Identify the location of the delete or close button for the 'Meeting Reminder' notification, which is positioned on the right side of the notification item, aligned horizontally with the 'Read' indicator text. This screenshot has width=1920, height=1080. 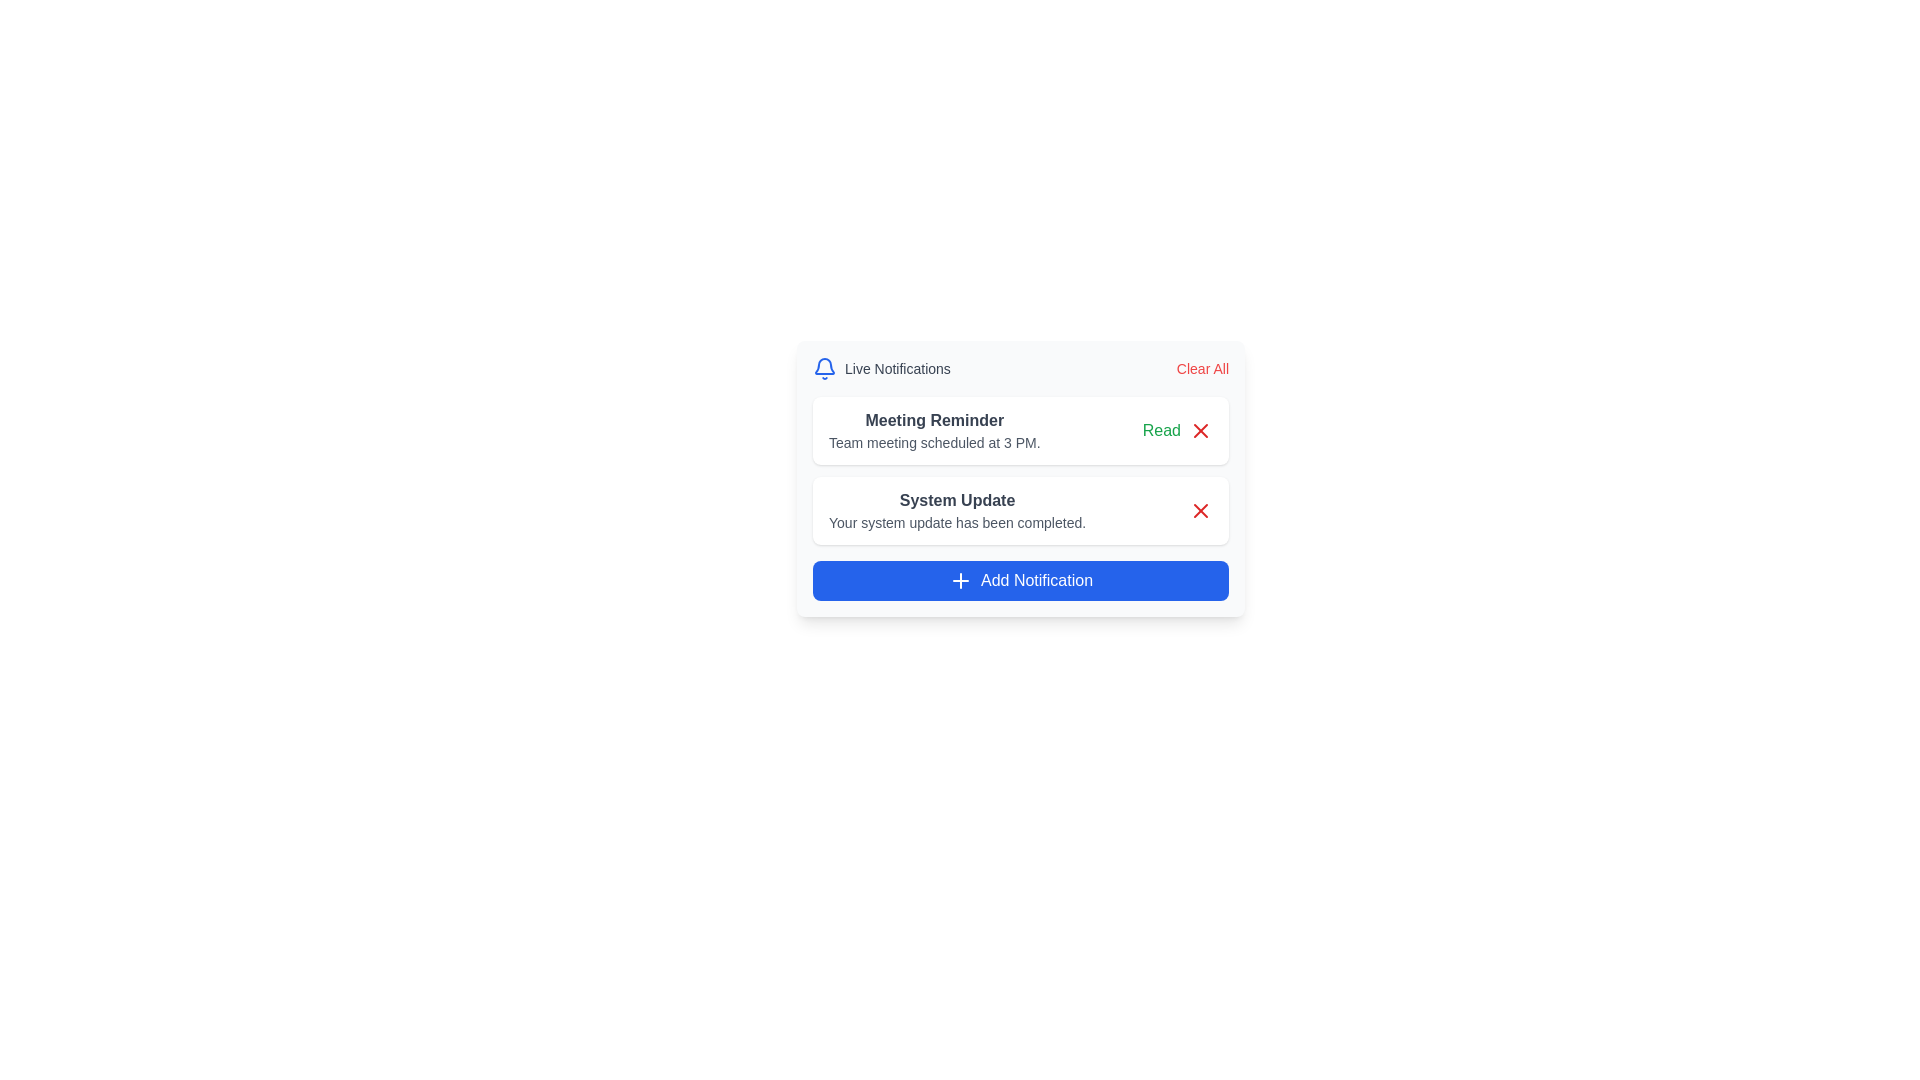
(1200, 430).